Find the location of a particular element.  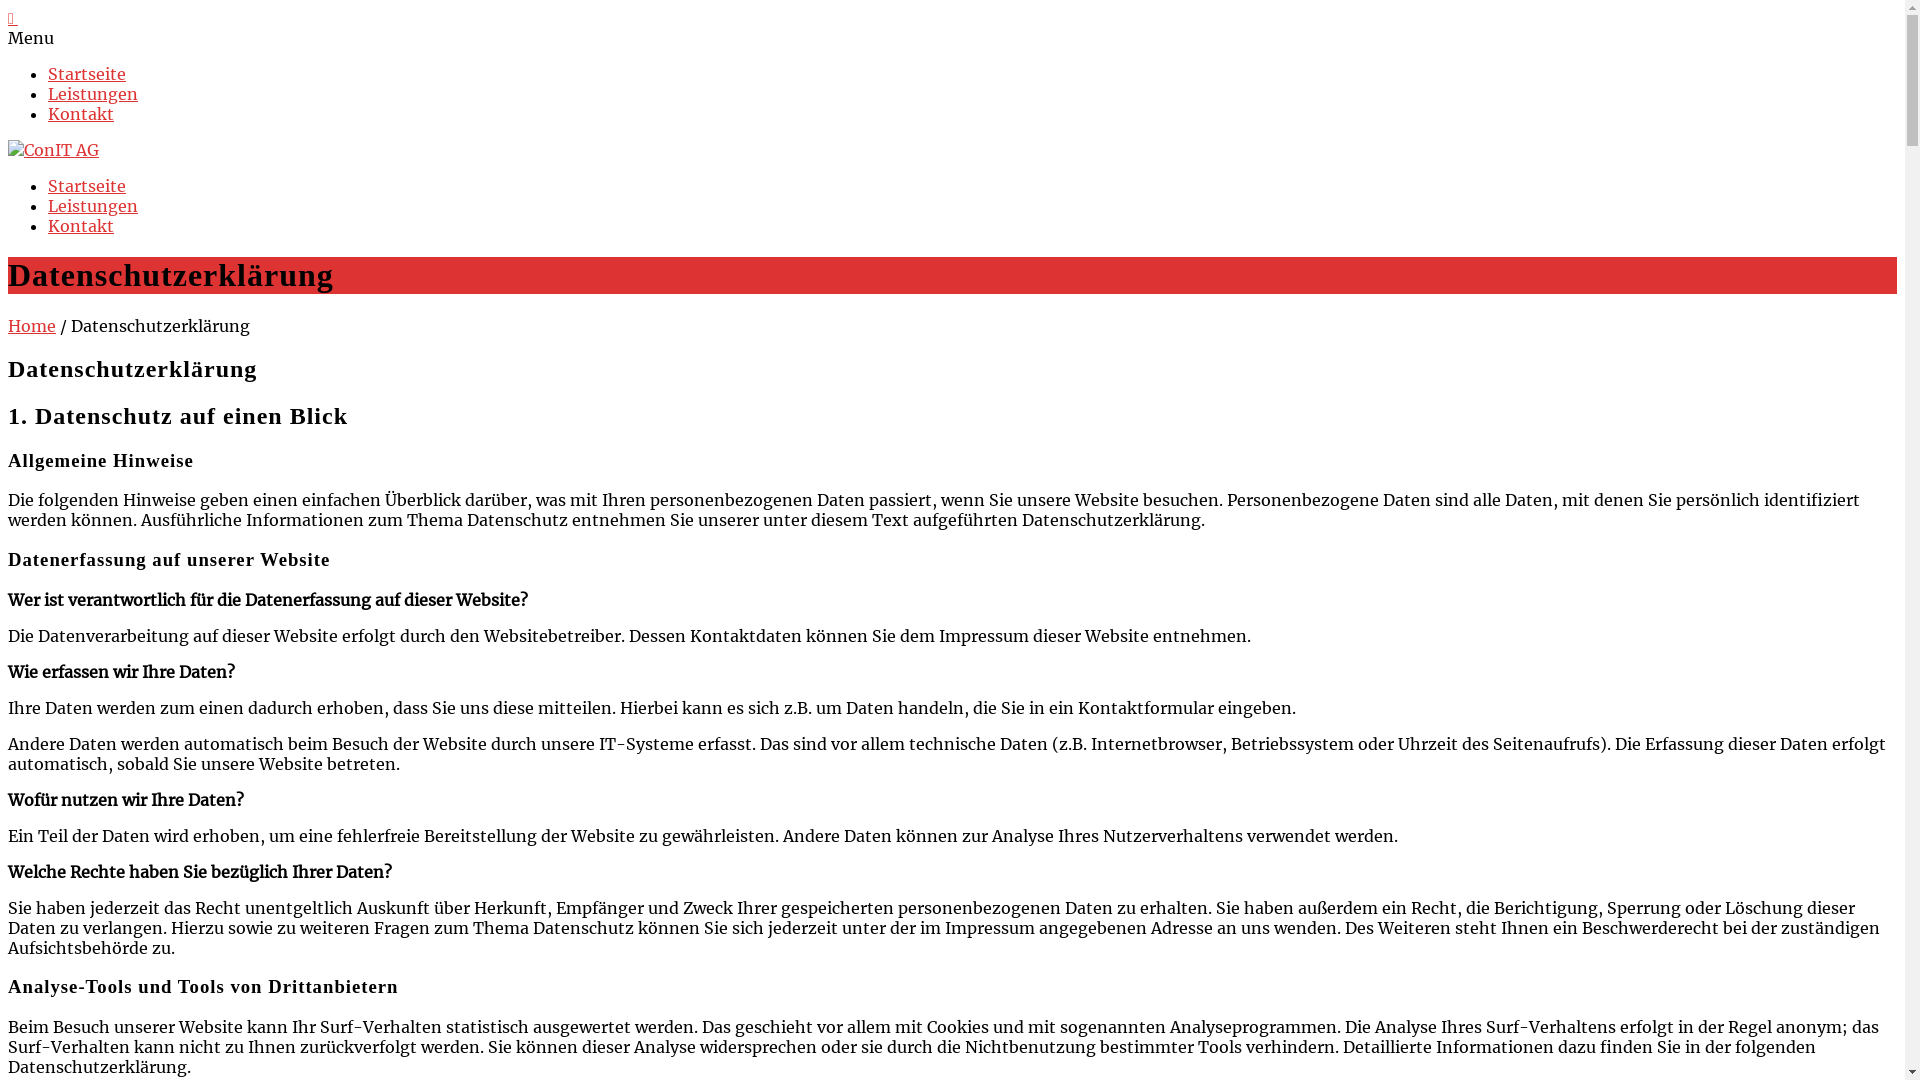

'Kontakt' is located at coordinates (80, 225).